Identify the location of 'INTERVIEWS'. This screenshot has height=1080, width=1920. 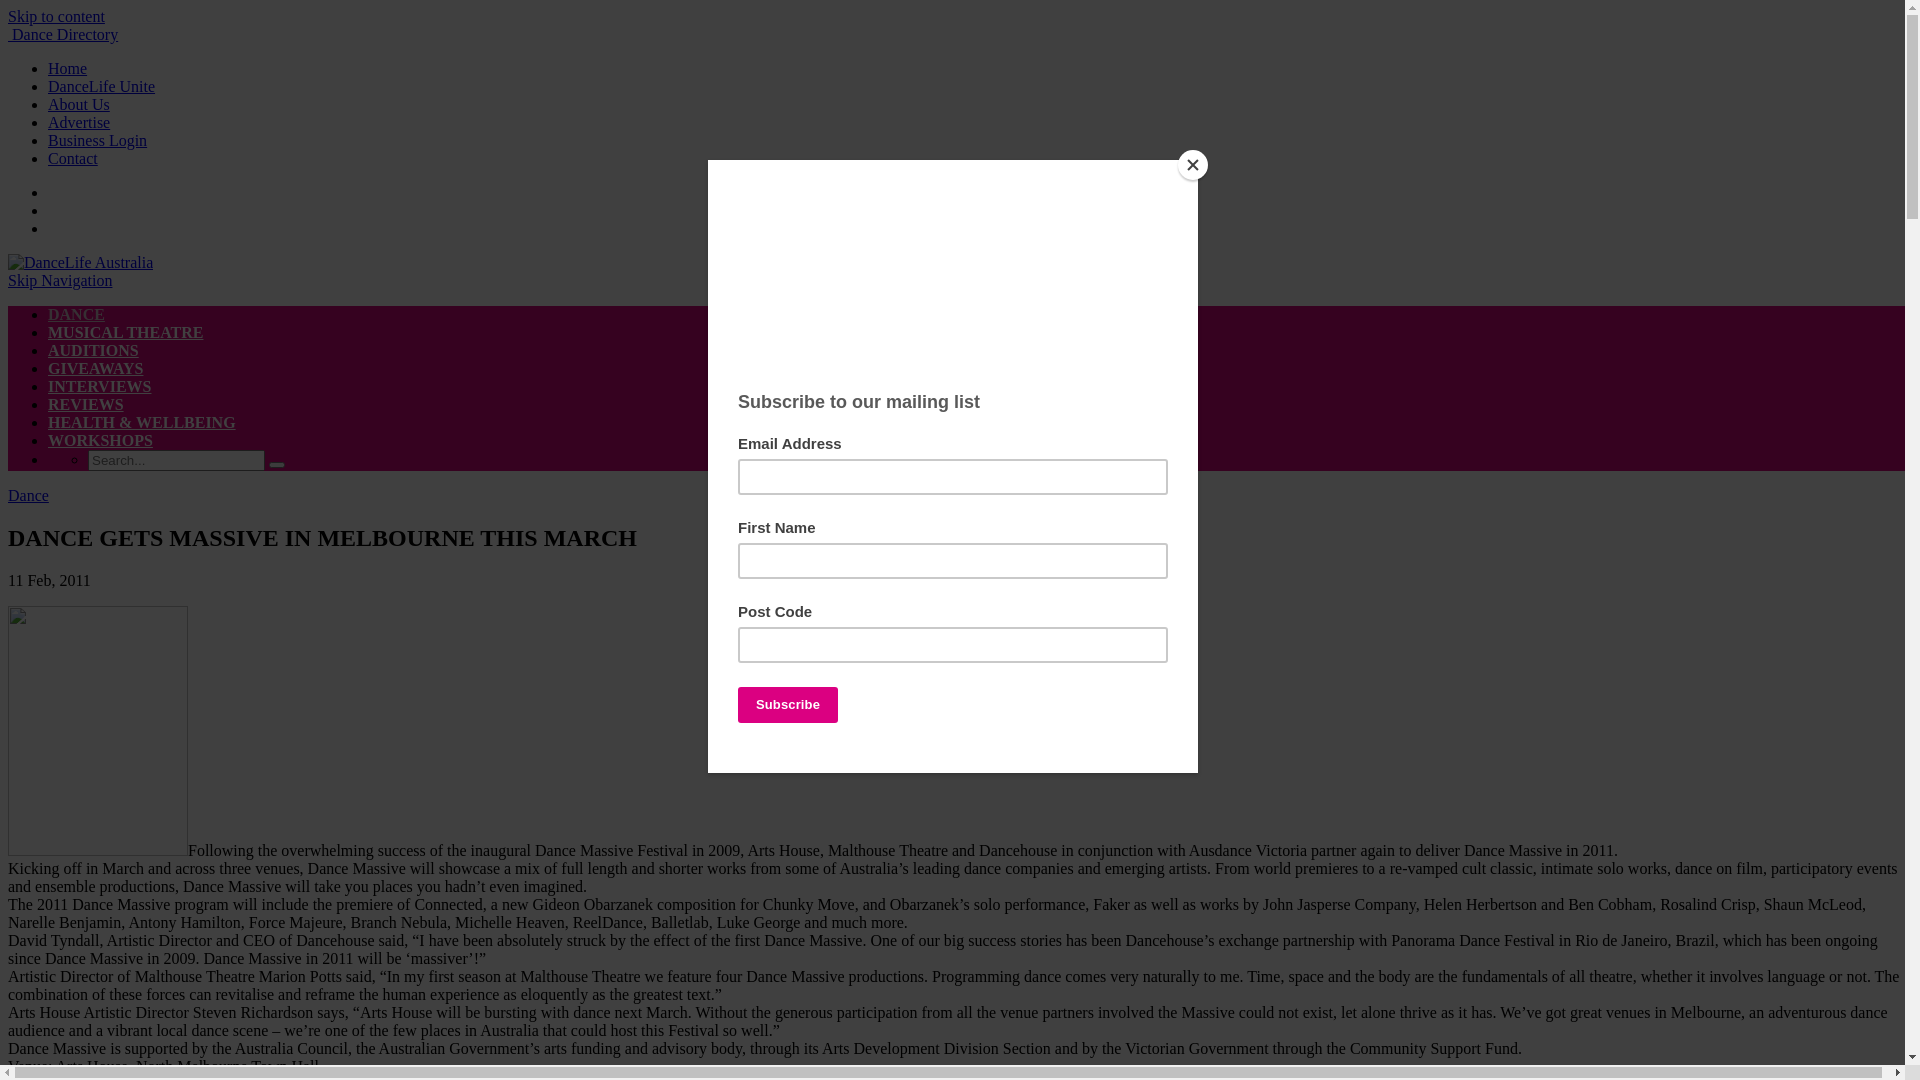
(98, 386).